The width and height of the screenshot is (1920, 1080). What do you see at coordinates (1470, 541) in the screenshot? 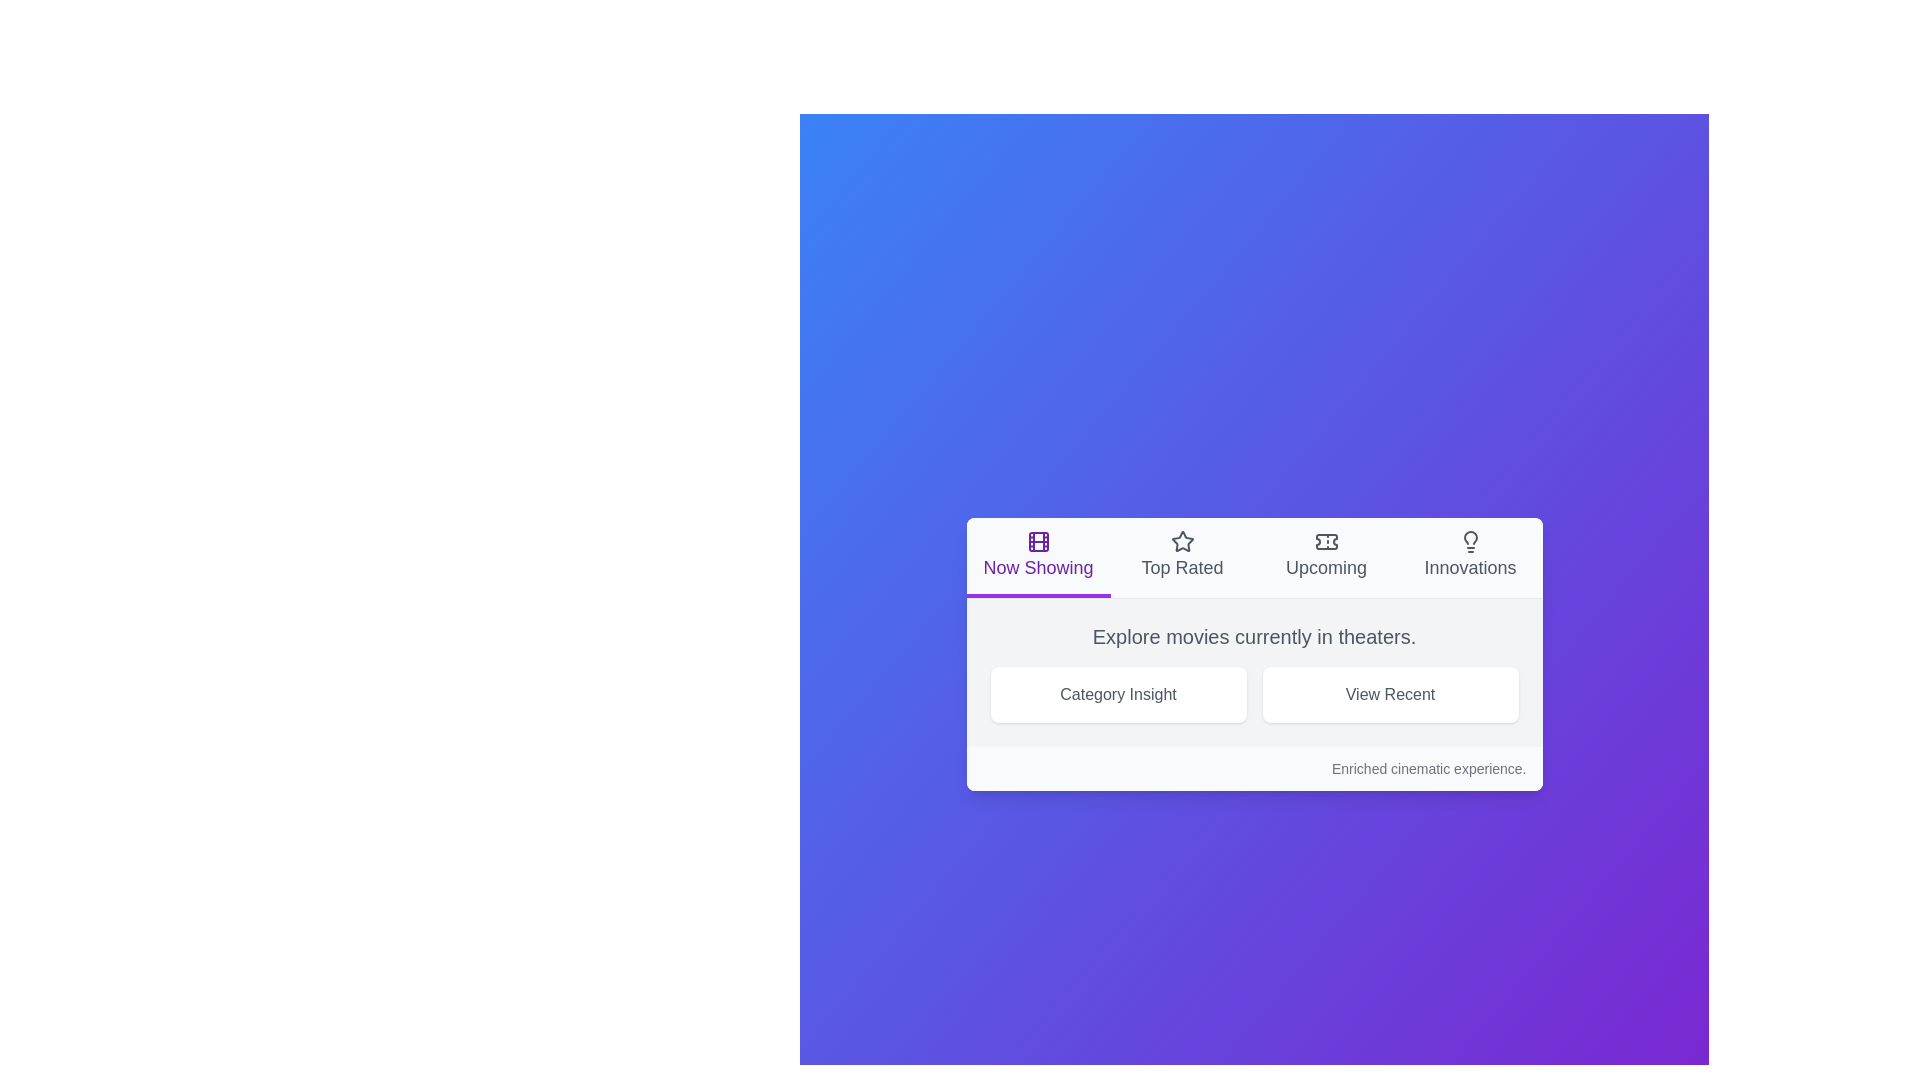
I see `the lightbulb icon in the menu bar` at bounding box center [1470, 541].